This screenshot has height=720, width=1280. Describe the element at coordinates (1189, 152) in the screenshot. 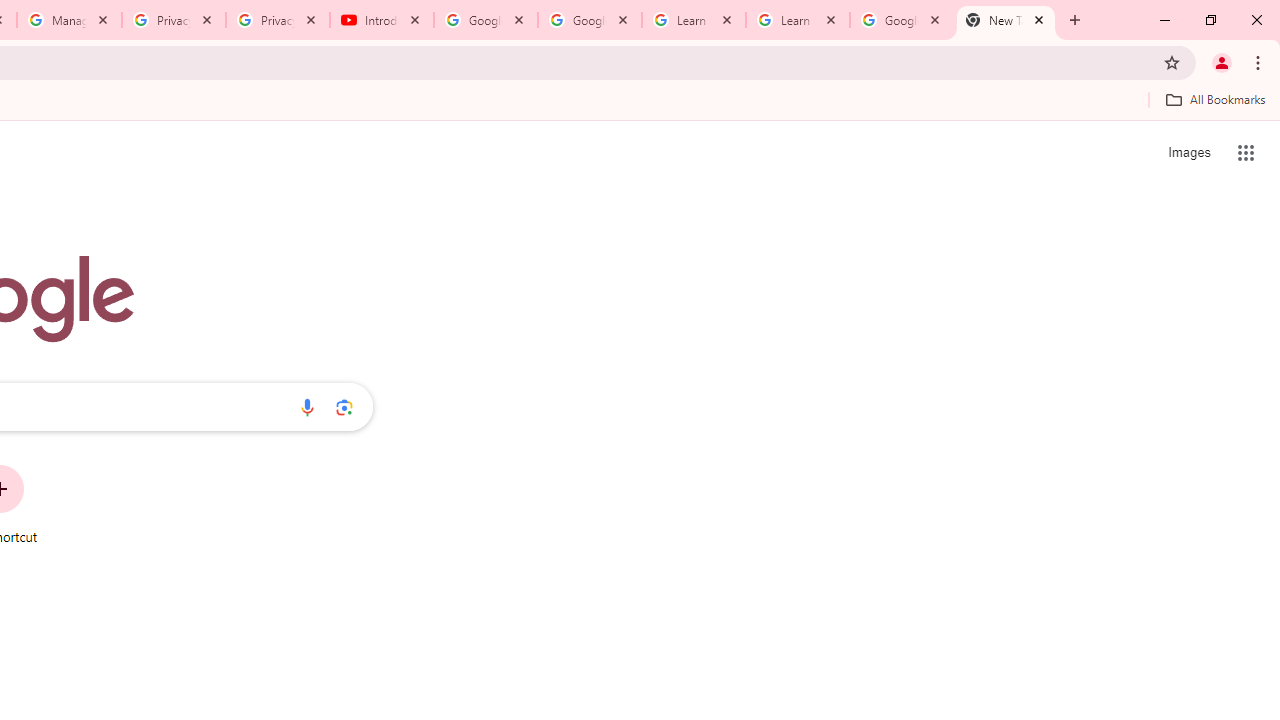

I see `'Search for Images '` at that location.